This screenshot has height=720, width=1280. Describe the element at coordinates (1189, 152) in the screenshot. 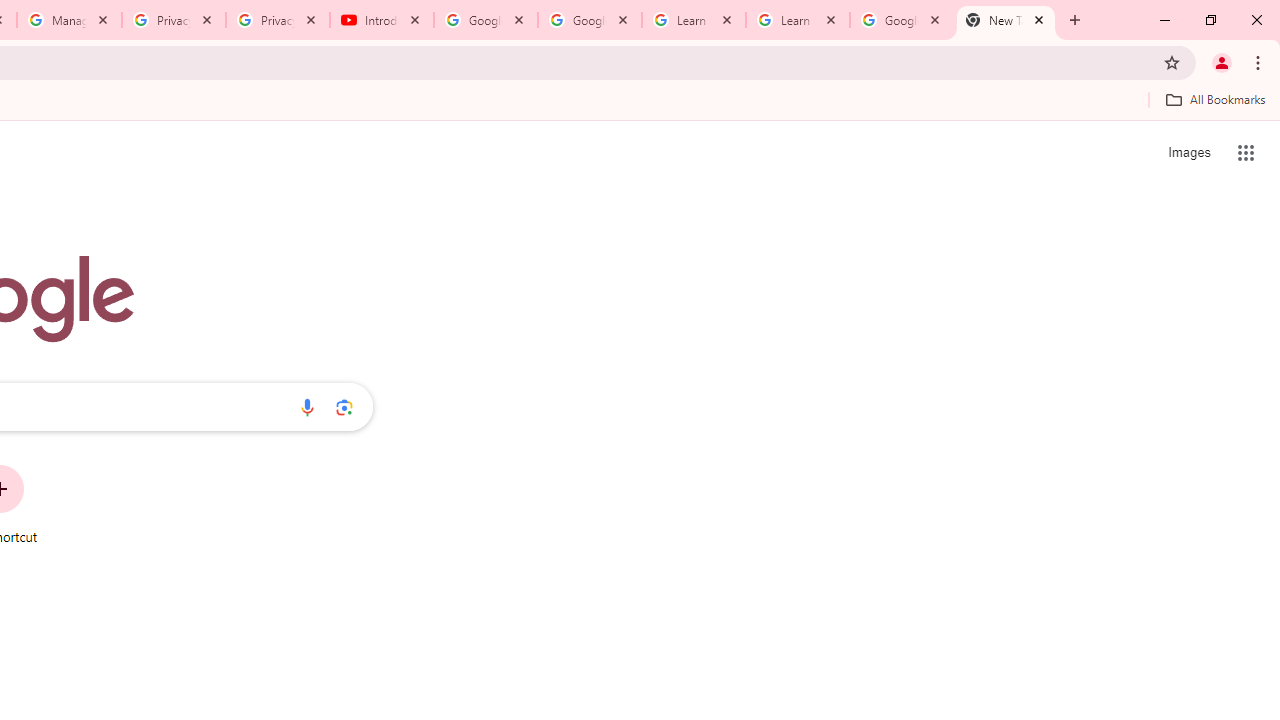

I see `'Search for Images '` at that location.